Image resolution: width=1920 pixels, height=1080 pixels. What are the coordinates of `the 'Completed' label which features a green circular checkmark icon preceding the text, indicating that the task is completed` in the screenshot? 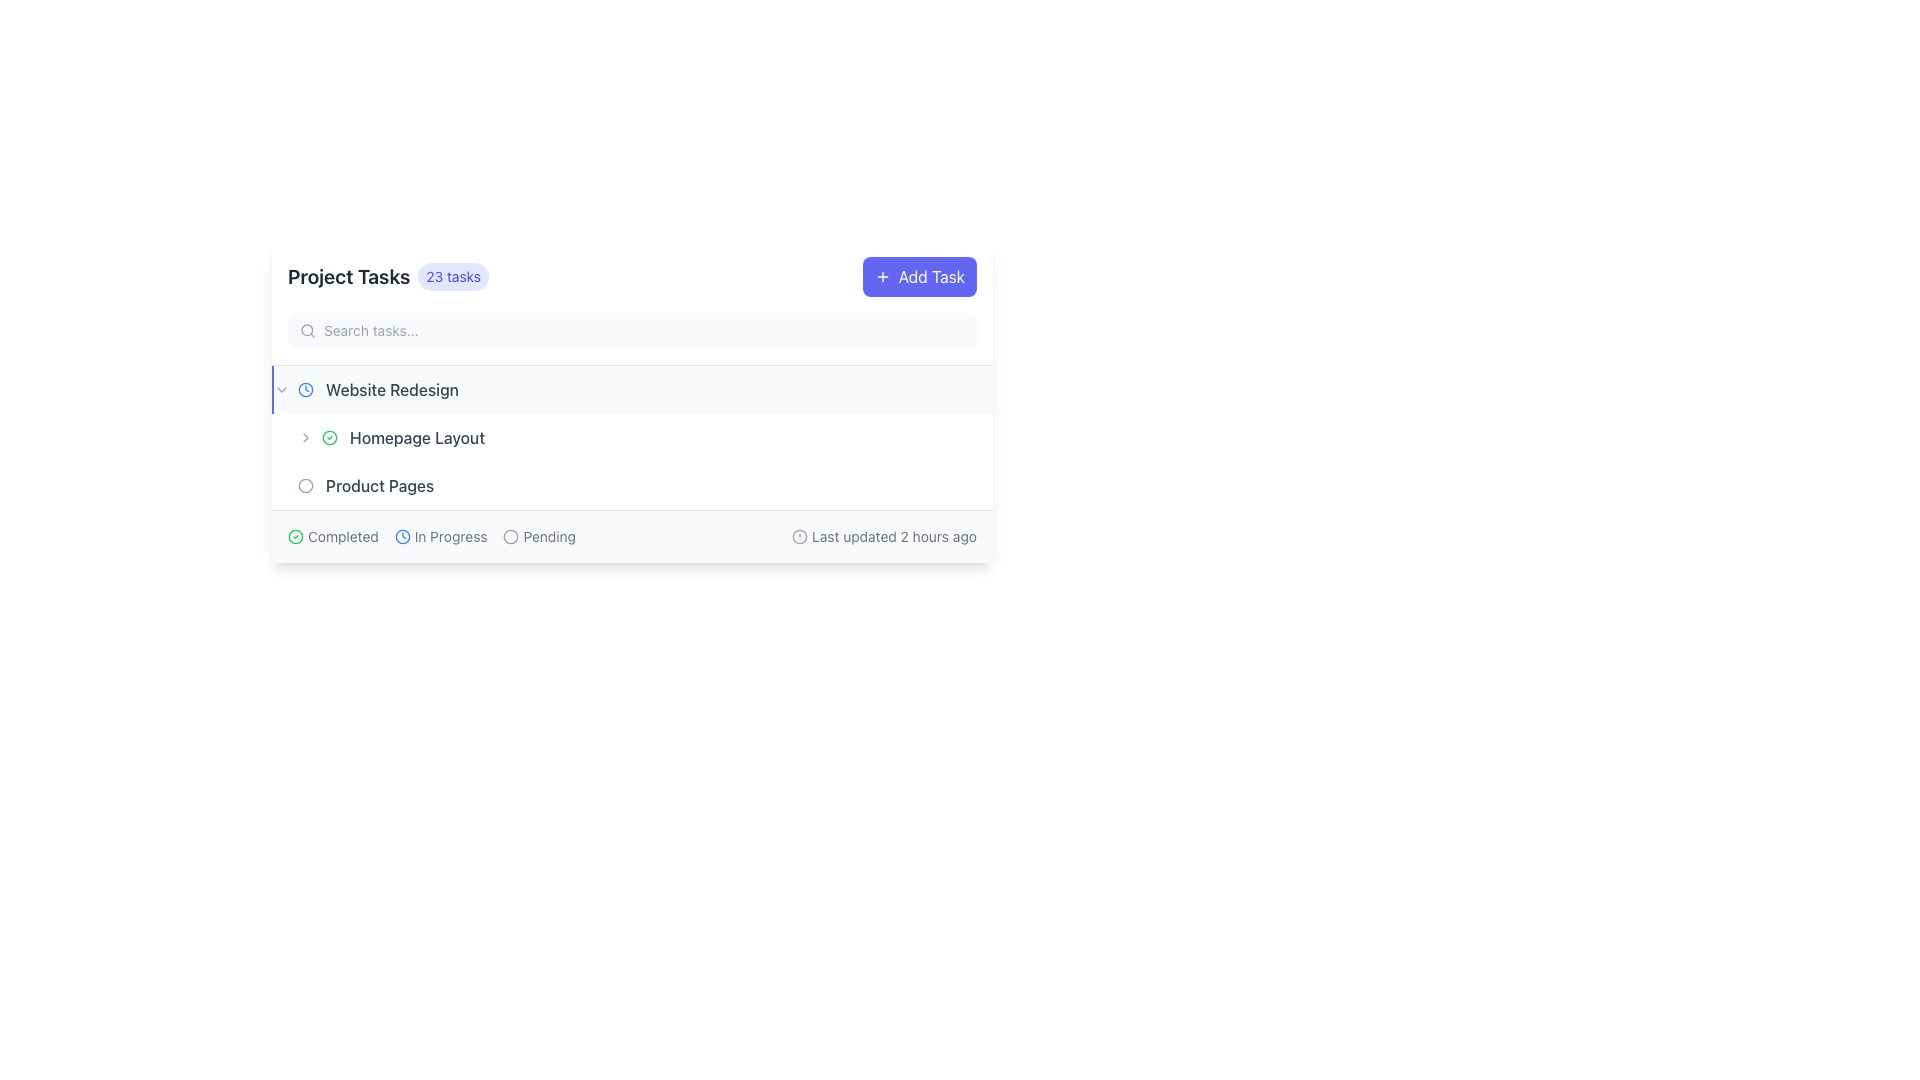 It's located at (333, 535).